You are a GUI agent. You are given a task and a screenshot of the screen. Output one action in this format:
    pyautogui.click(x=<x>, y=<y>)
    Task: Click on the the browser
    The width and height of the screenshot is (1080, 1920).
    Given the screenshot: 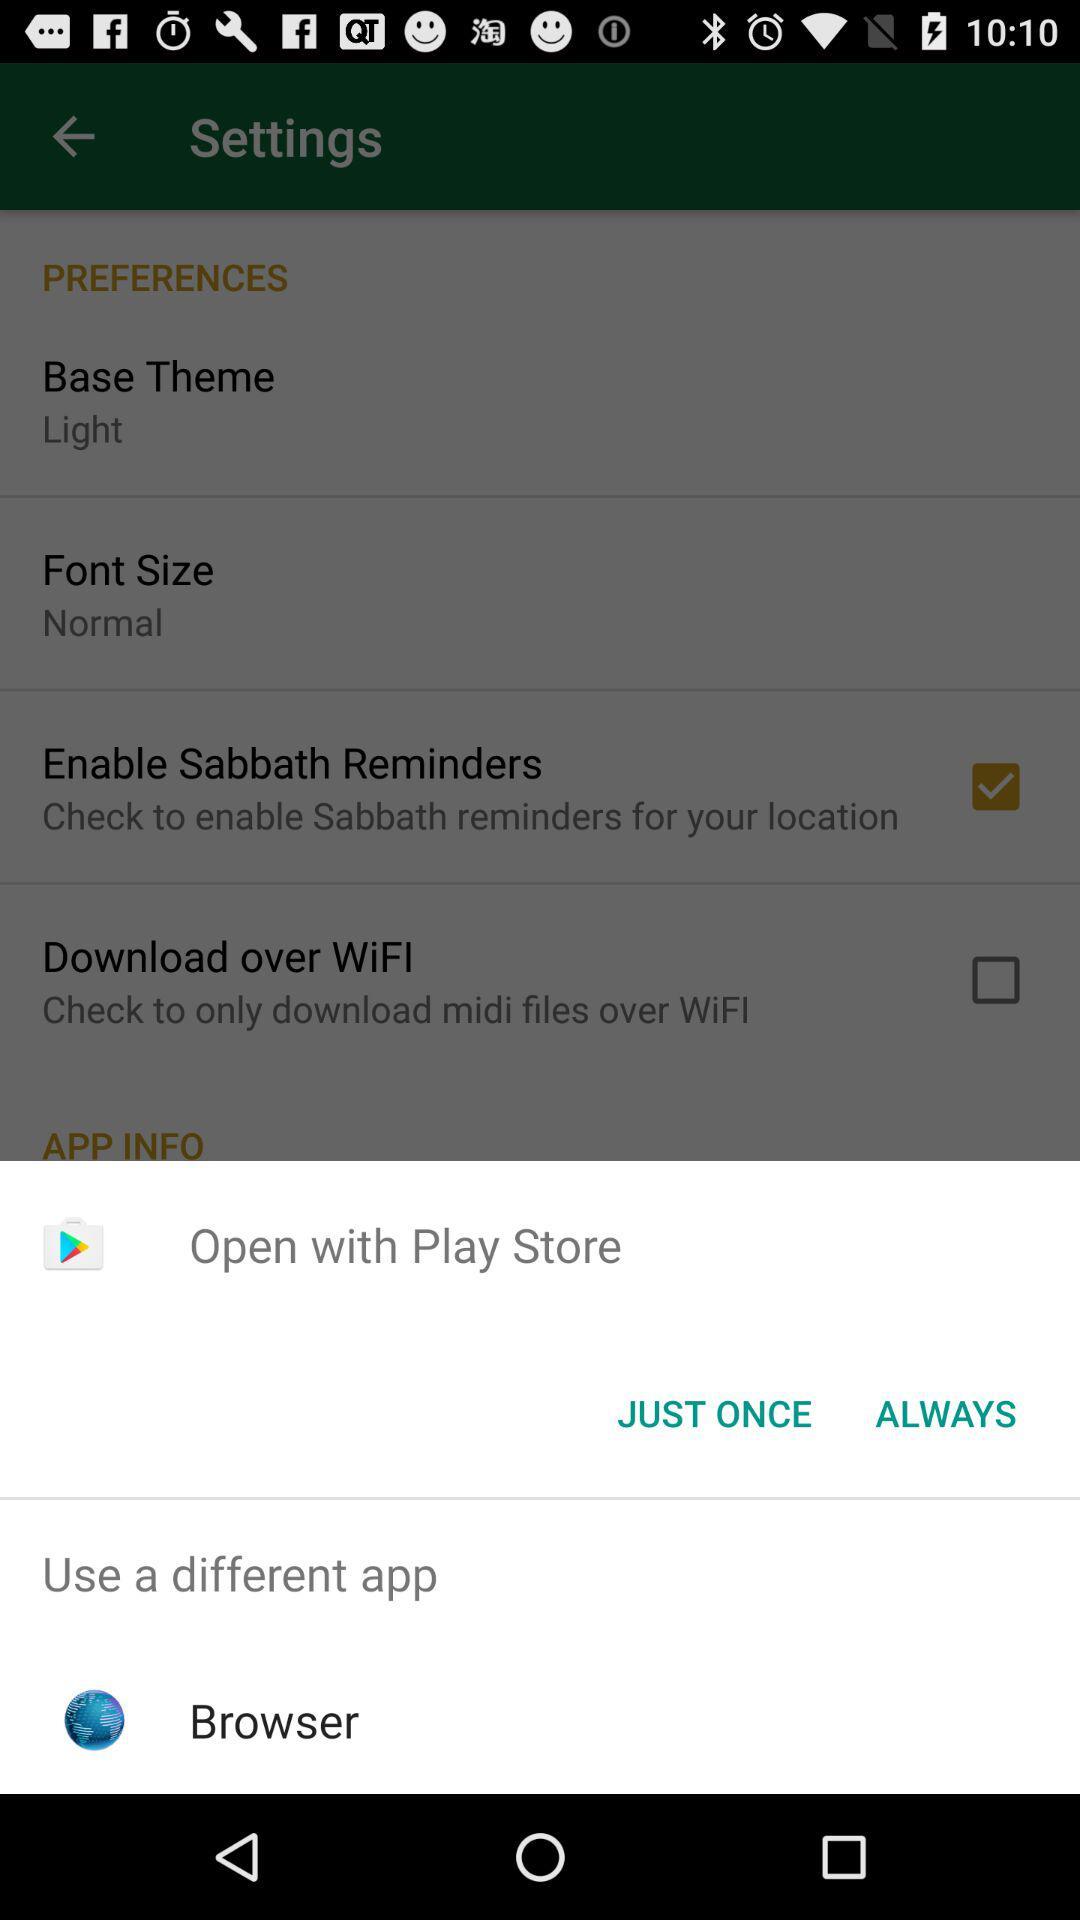 What is the action you would take?
    pyautogui.click(x=274, y=1719)
    